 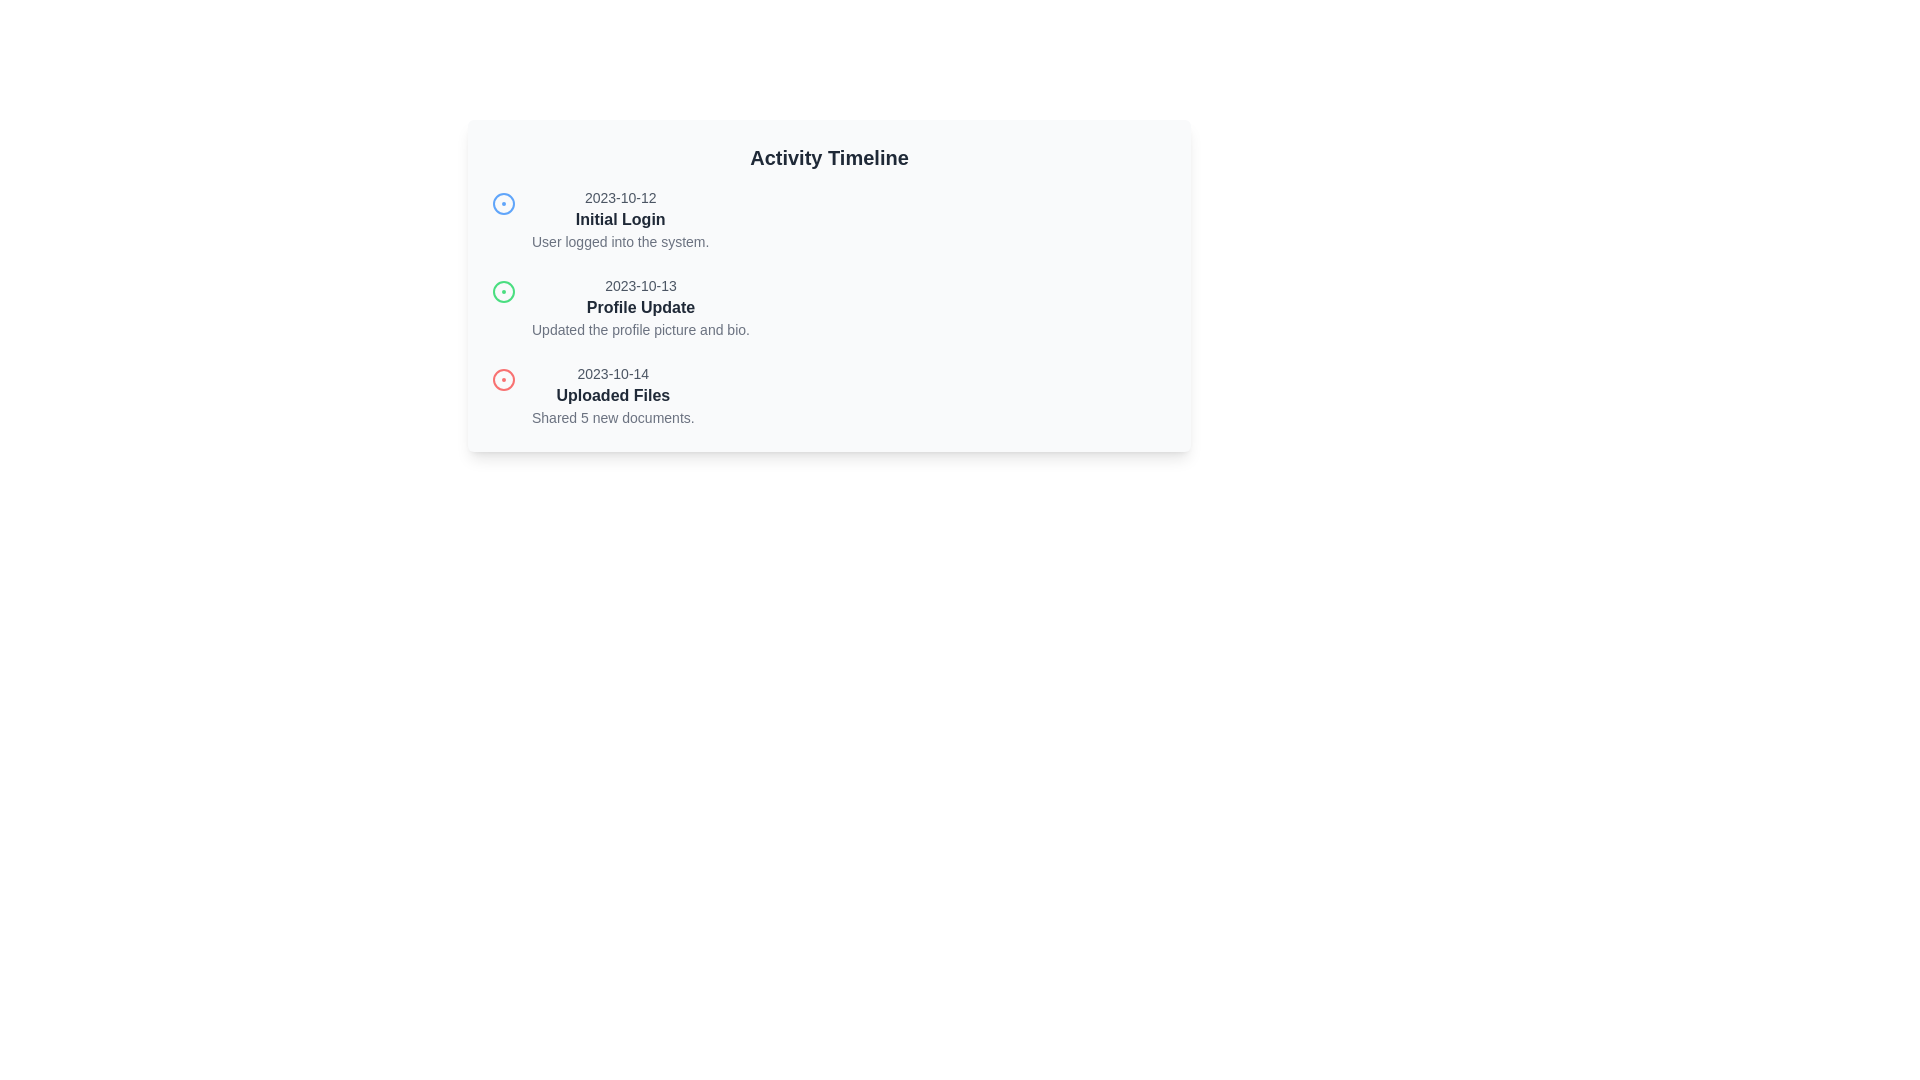 I want to click on the SVG Circle marker indicating the '2023-10-13 Profile Update' entry in the timeline, which is the second marker from the top, so click(x=504, y=292).